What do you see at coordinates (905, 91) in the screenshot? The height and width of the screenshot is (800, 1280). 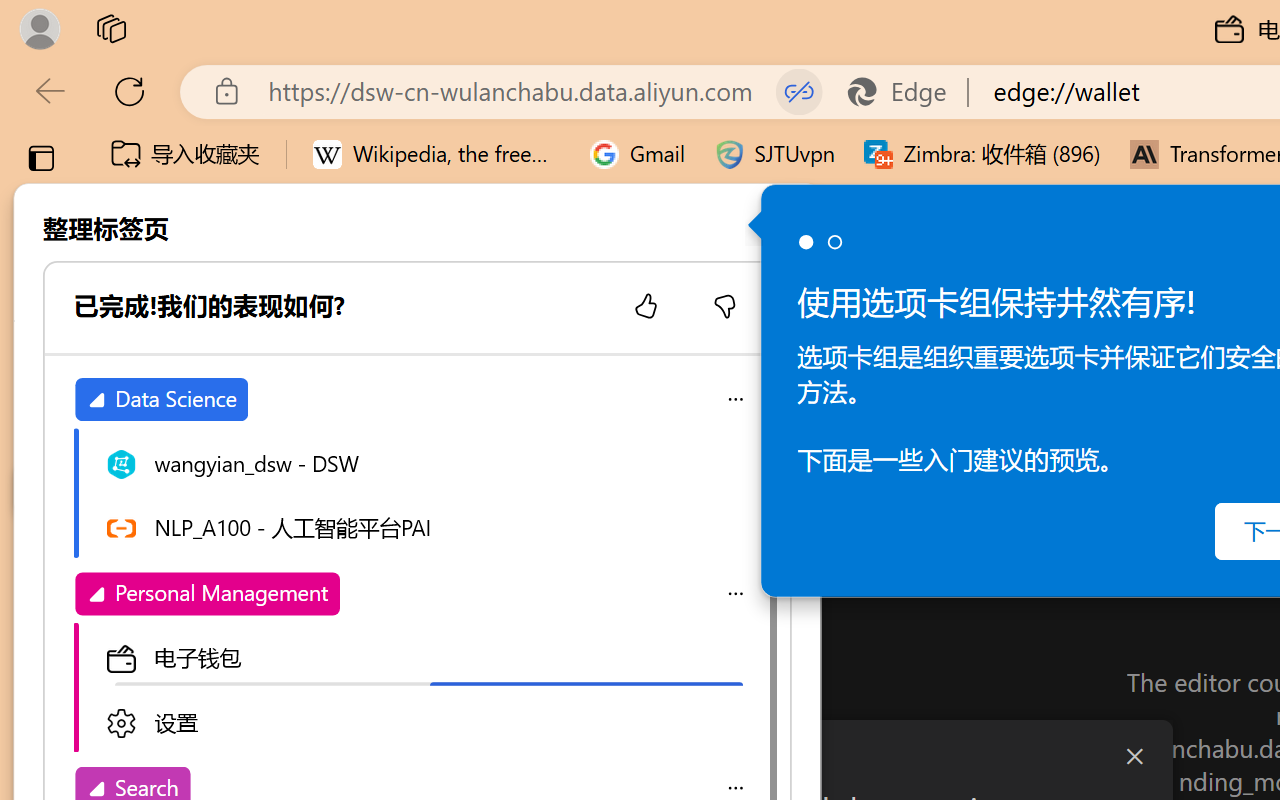 I see `'Edge'` at bounding box center [905, 91].